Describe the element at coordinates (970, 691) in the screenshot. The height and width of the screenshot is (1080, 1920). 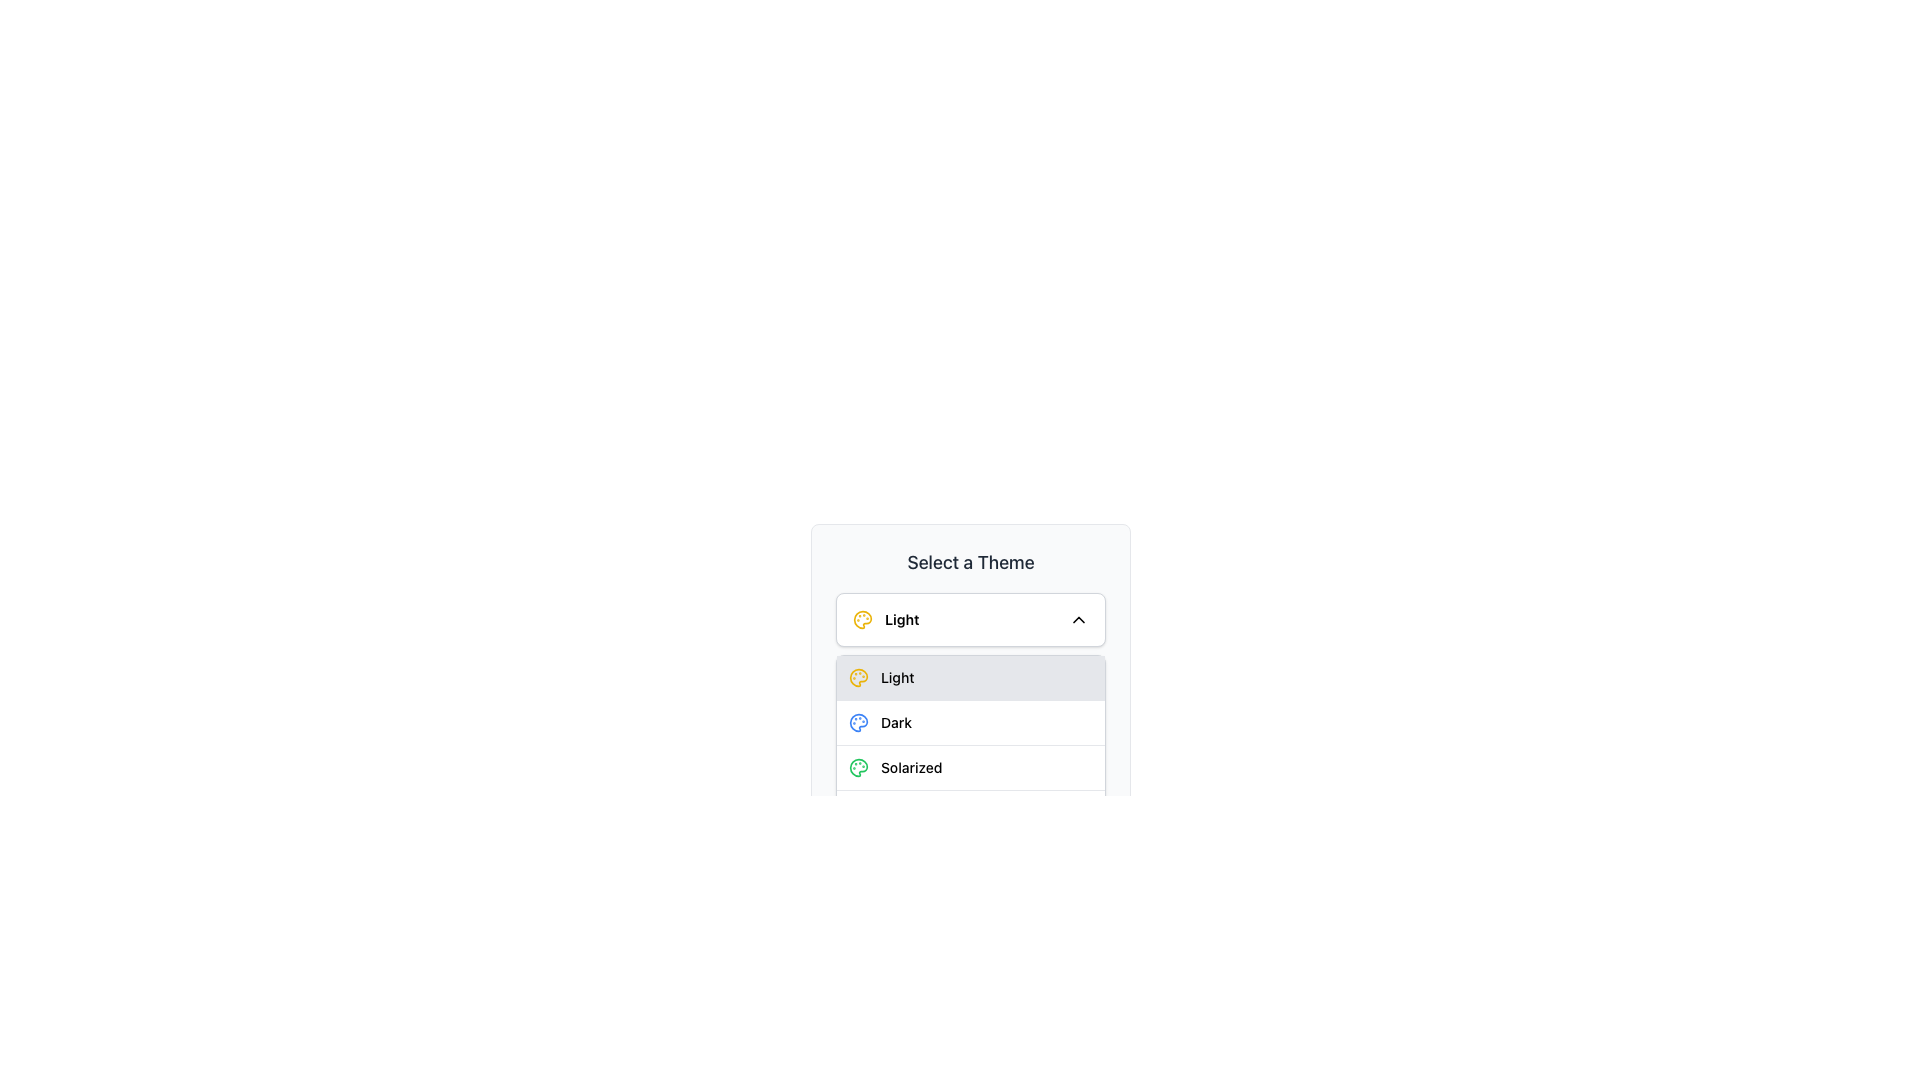
I see `the 'Light' theme option in the dropdown menu` at that location.